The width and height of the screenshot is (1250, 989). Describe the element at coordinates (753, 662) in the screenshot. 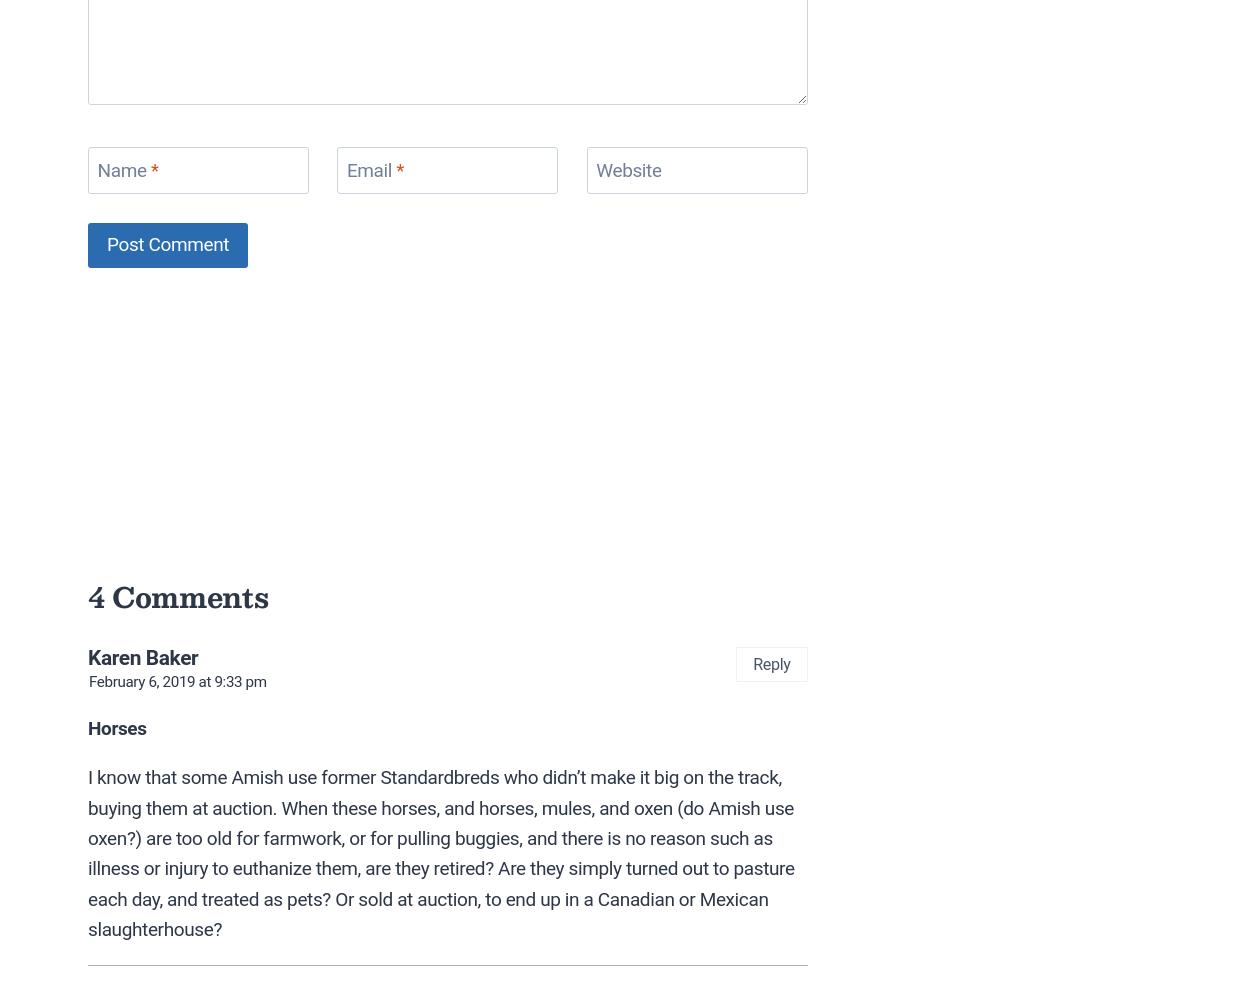

I see `'Reply'` at that location.